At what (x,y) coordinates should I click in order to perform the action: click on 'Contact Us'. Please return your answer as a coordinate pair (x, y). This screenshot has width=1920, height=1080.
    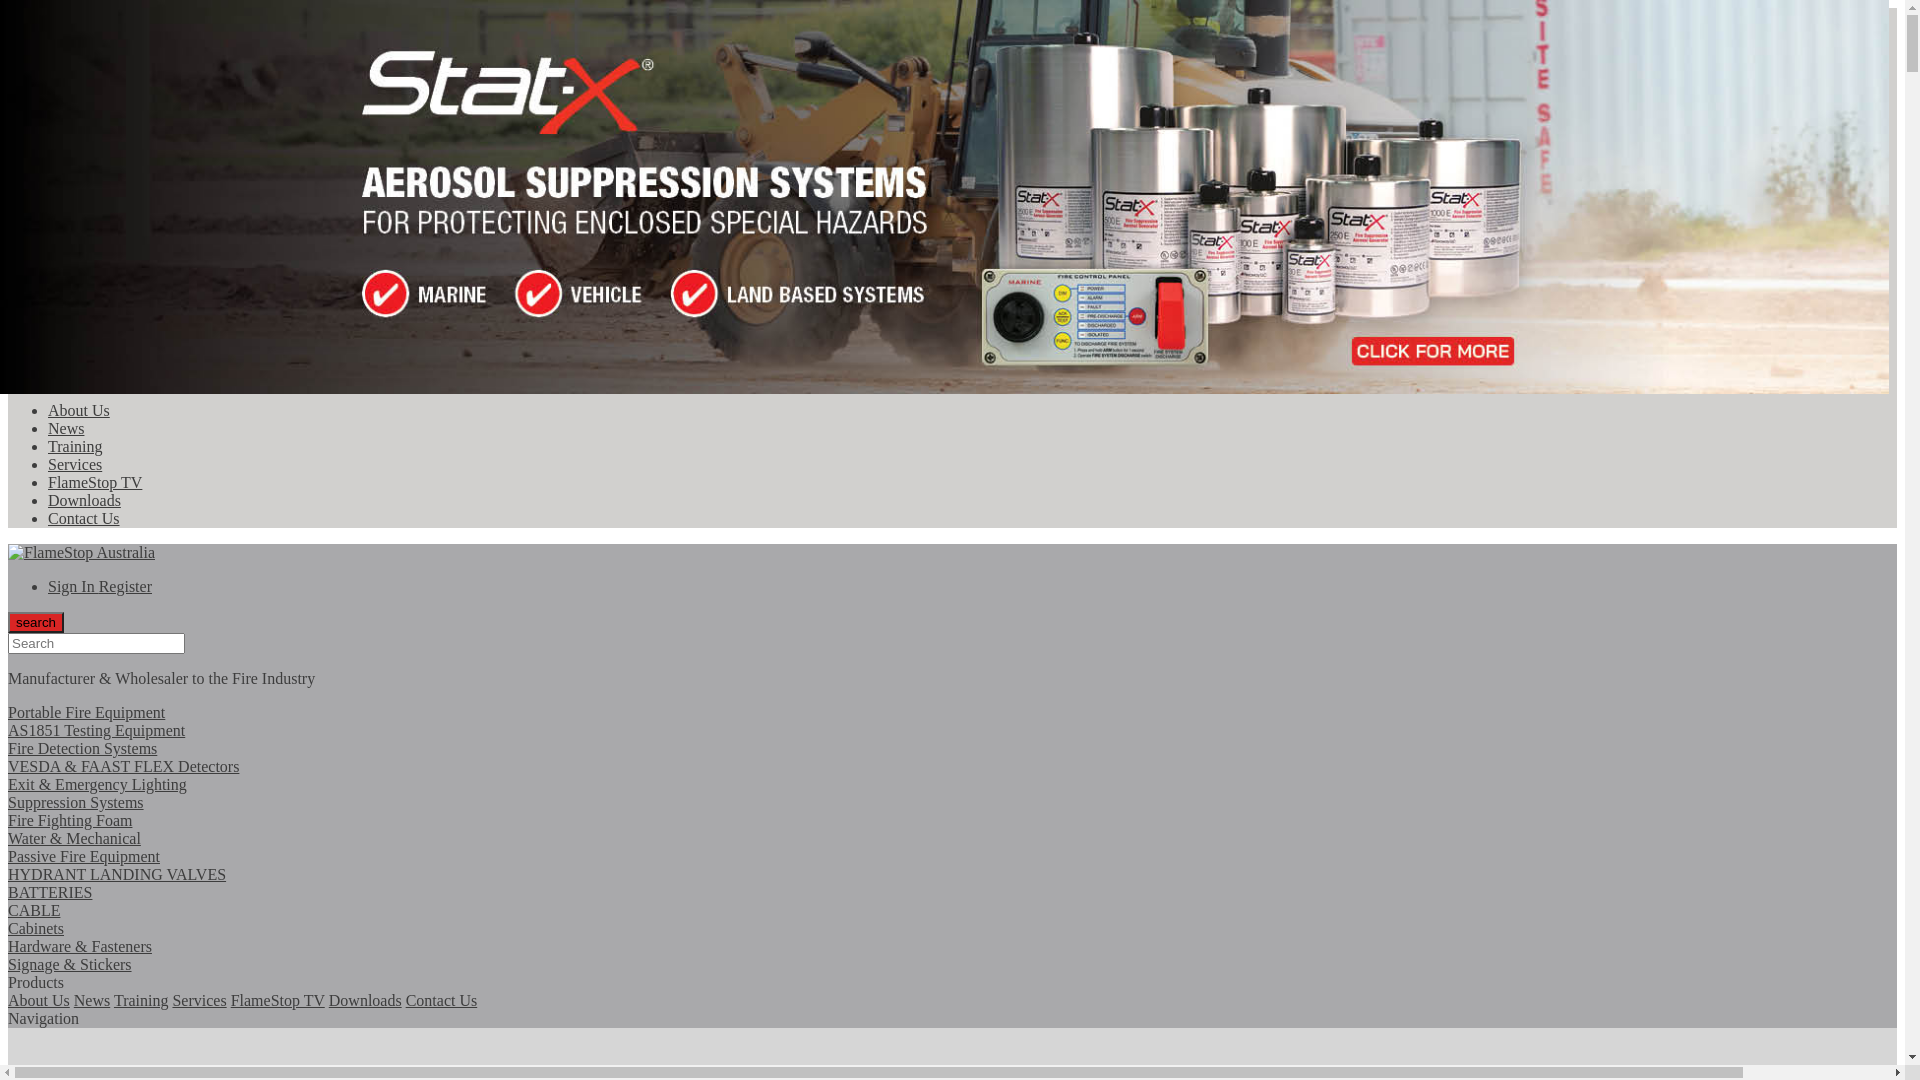
    Looking at the image, I should click on (440, 1000).